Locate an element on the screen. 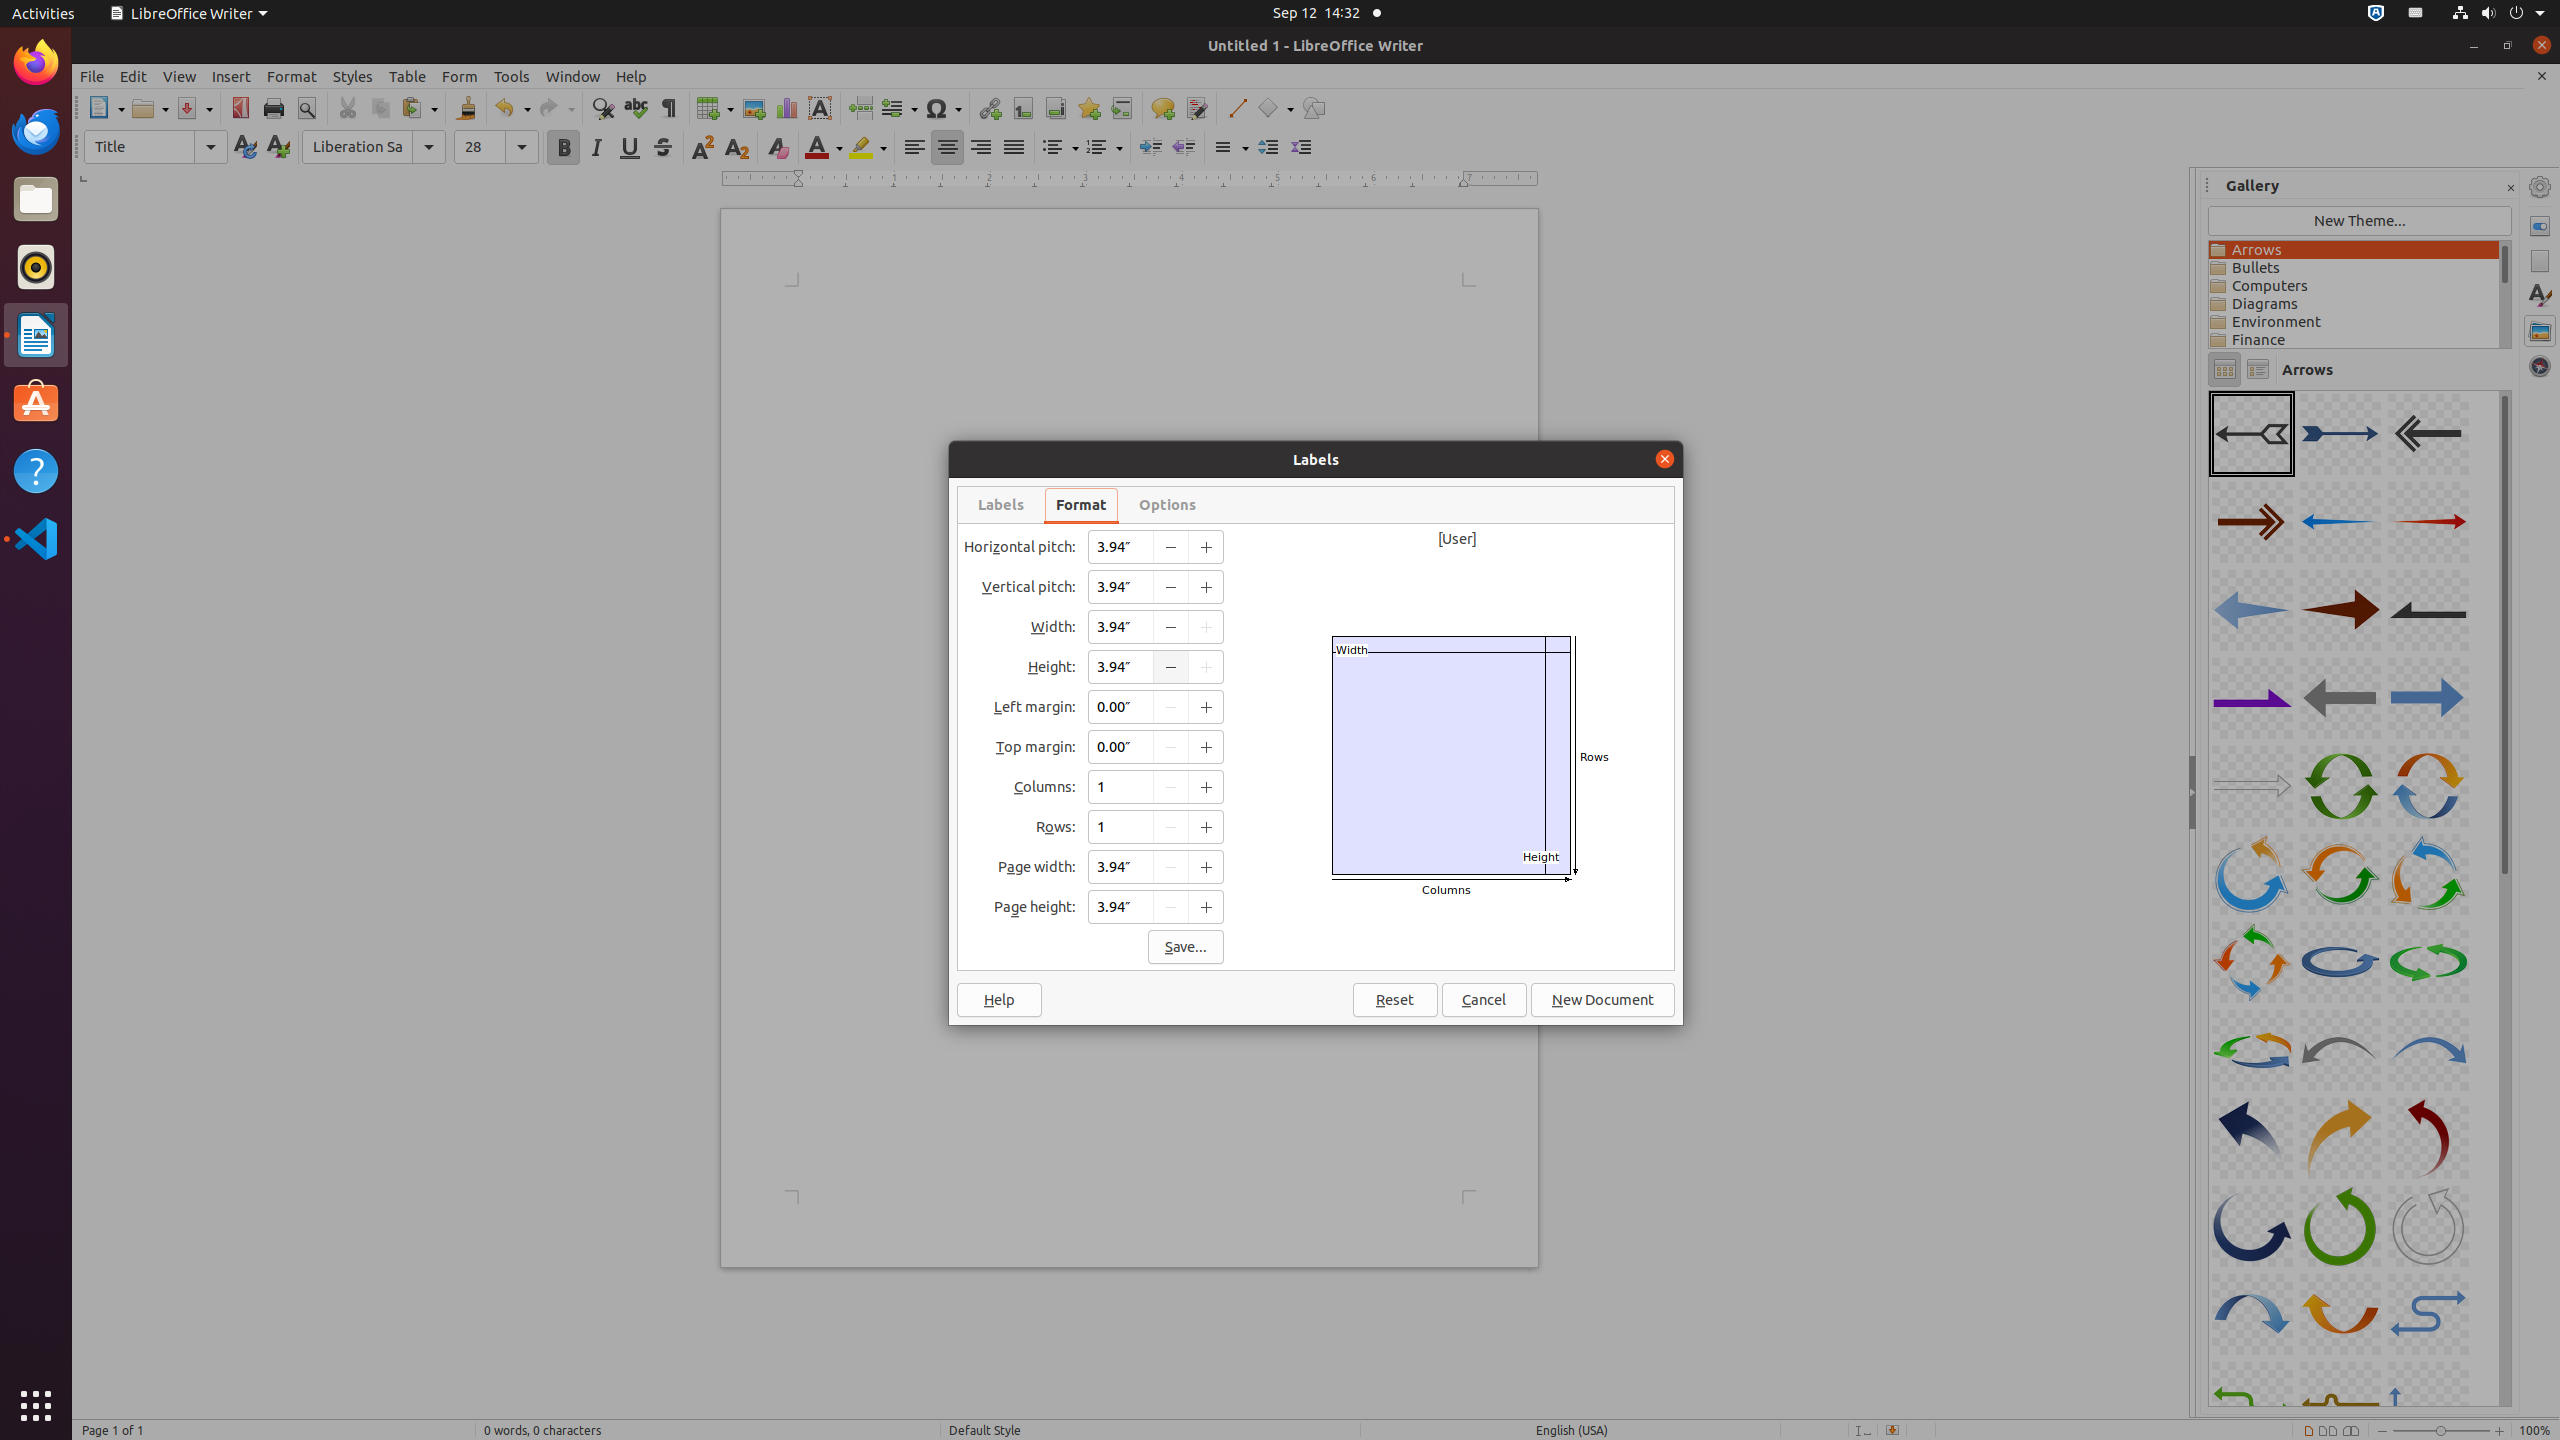 The width and height of the screenshot is (2560, 1440). ':1.21/StatusNotifierItem' is located at coordinates (2414, 12).